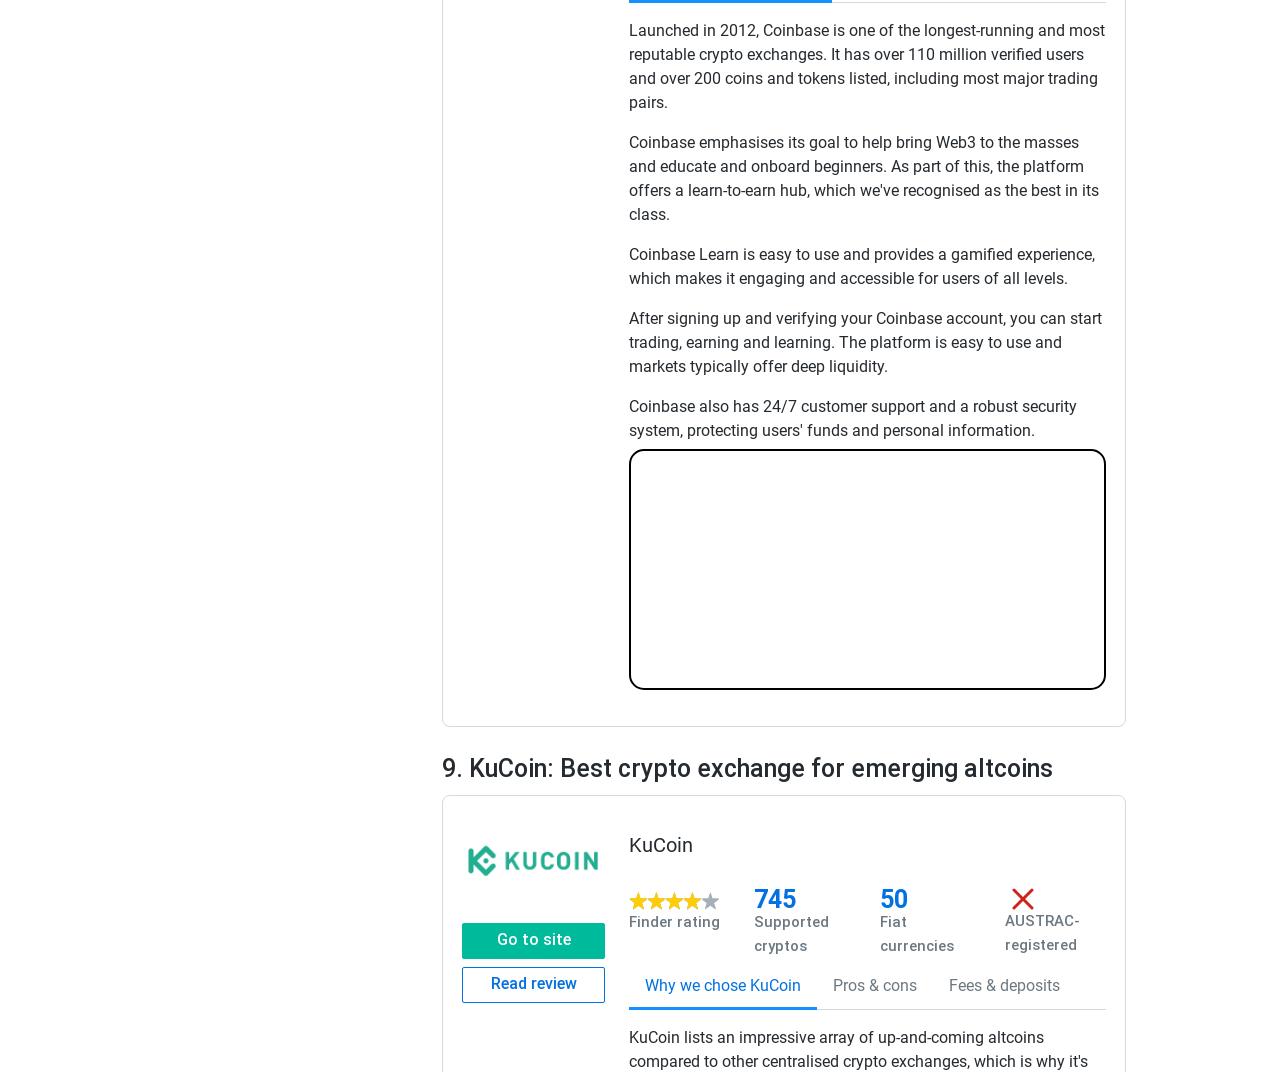  What do you see at coordinates (532, 938) in the screenshot?
I see `'Go to site'` at bounding box center [532, 938].